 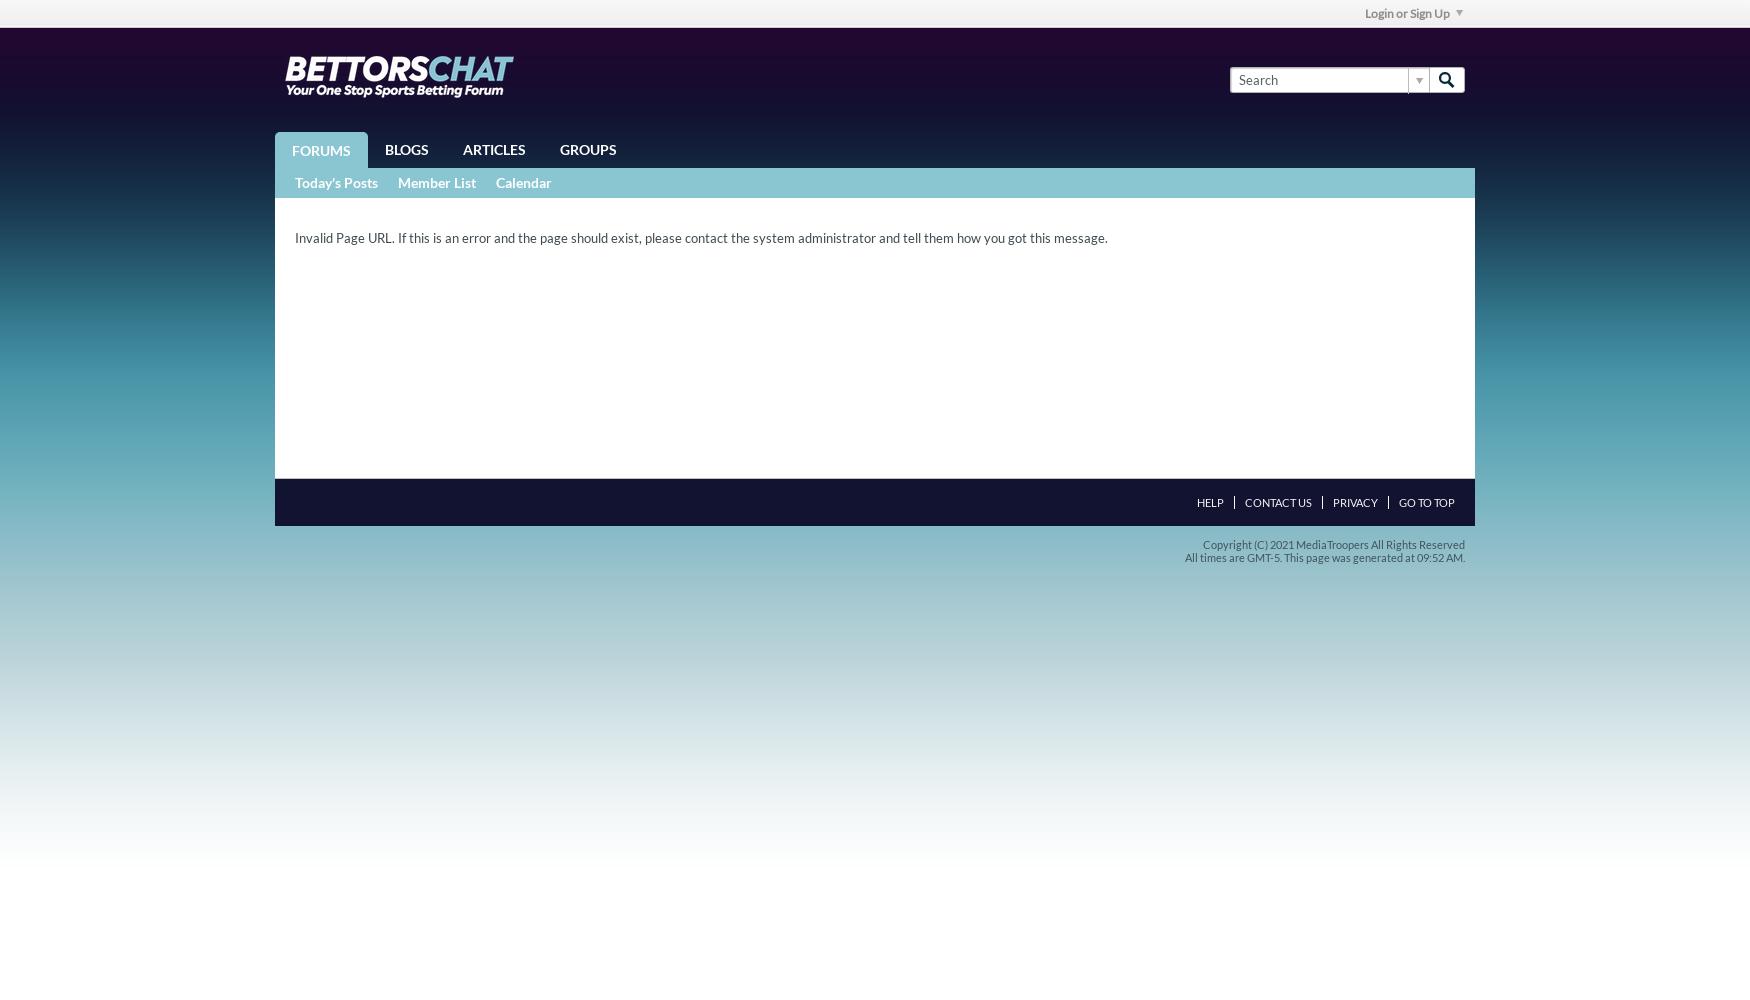 I want to click on 'Login or Sign Up', so click(x=1406, y=13).